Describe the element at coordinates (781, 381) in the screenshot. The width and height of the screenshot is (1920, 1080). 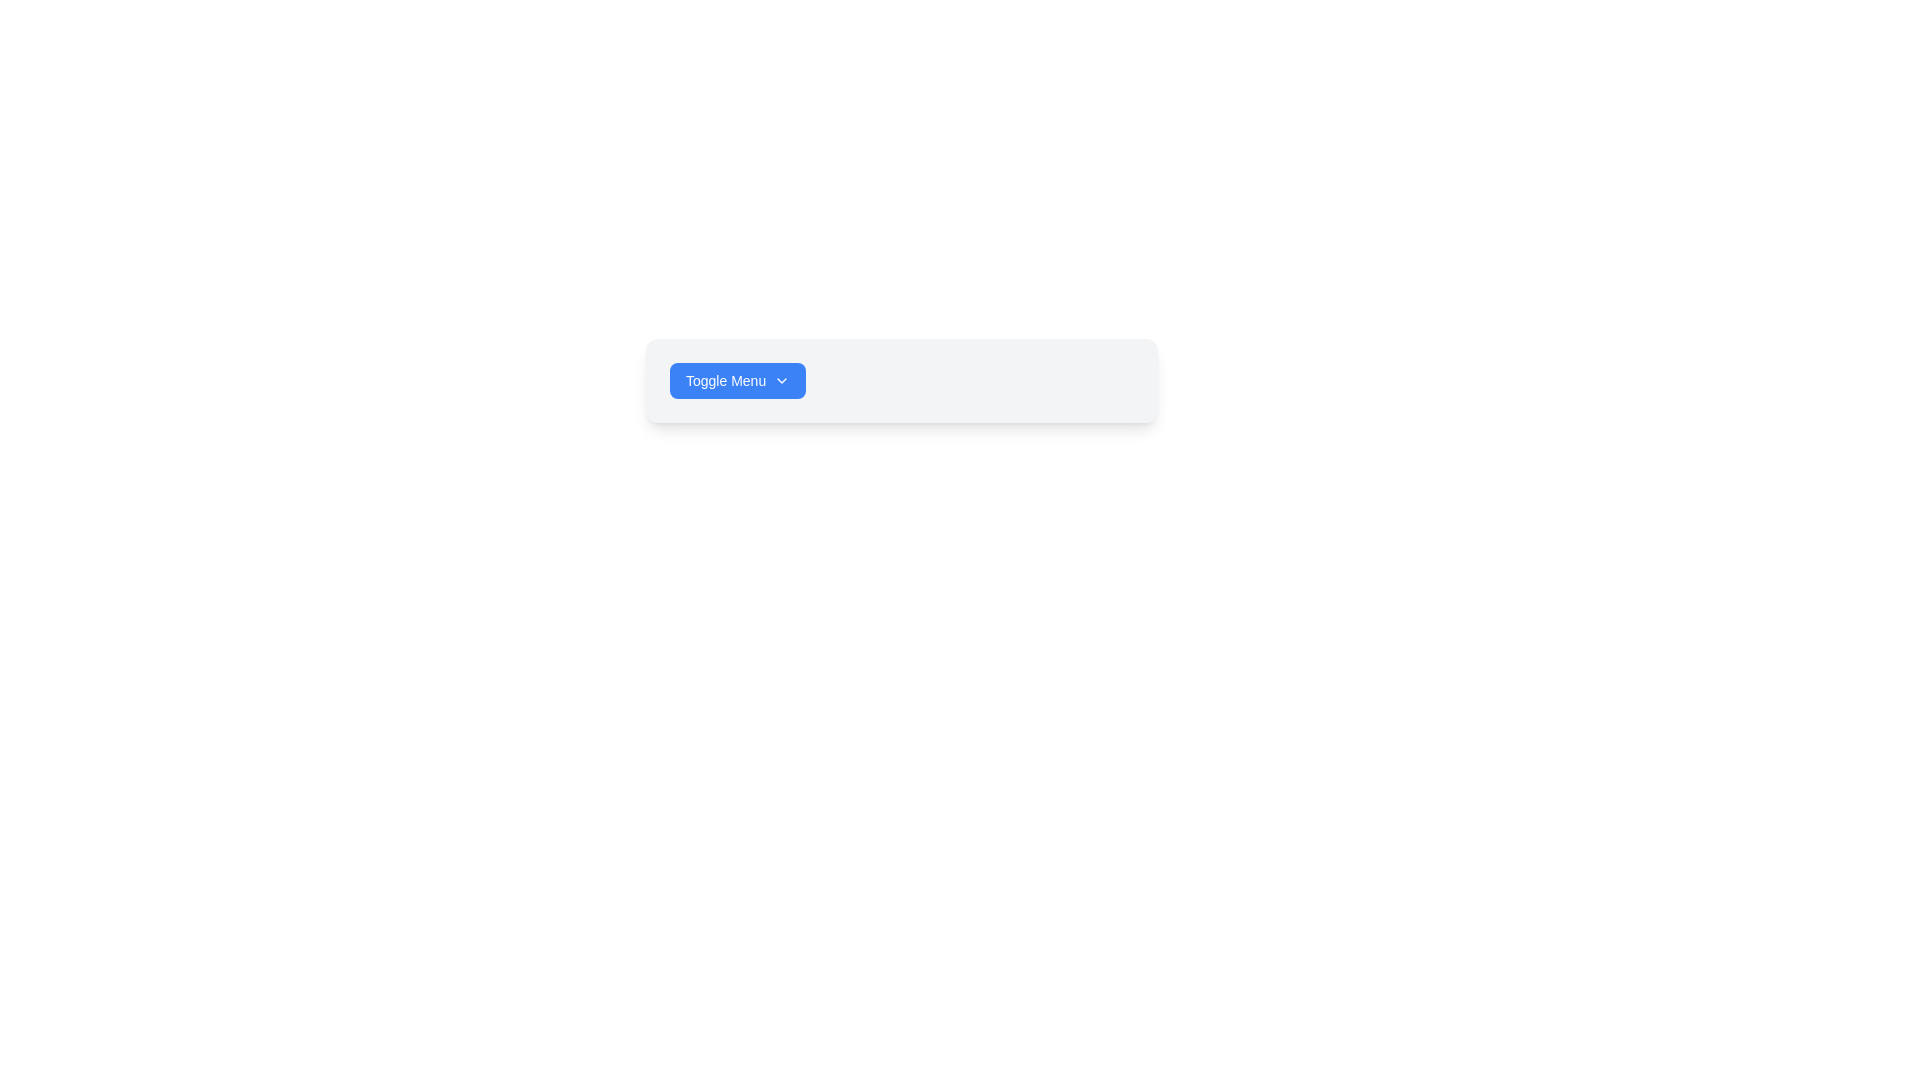
I see `the icon located to the right of the 'Toggle Menu' text label, which serves as a visual indicator for expanding the dropdown menu` at that location.